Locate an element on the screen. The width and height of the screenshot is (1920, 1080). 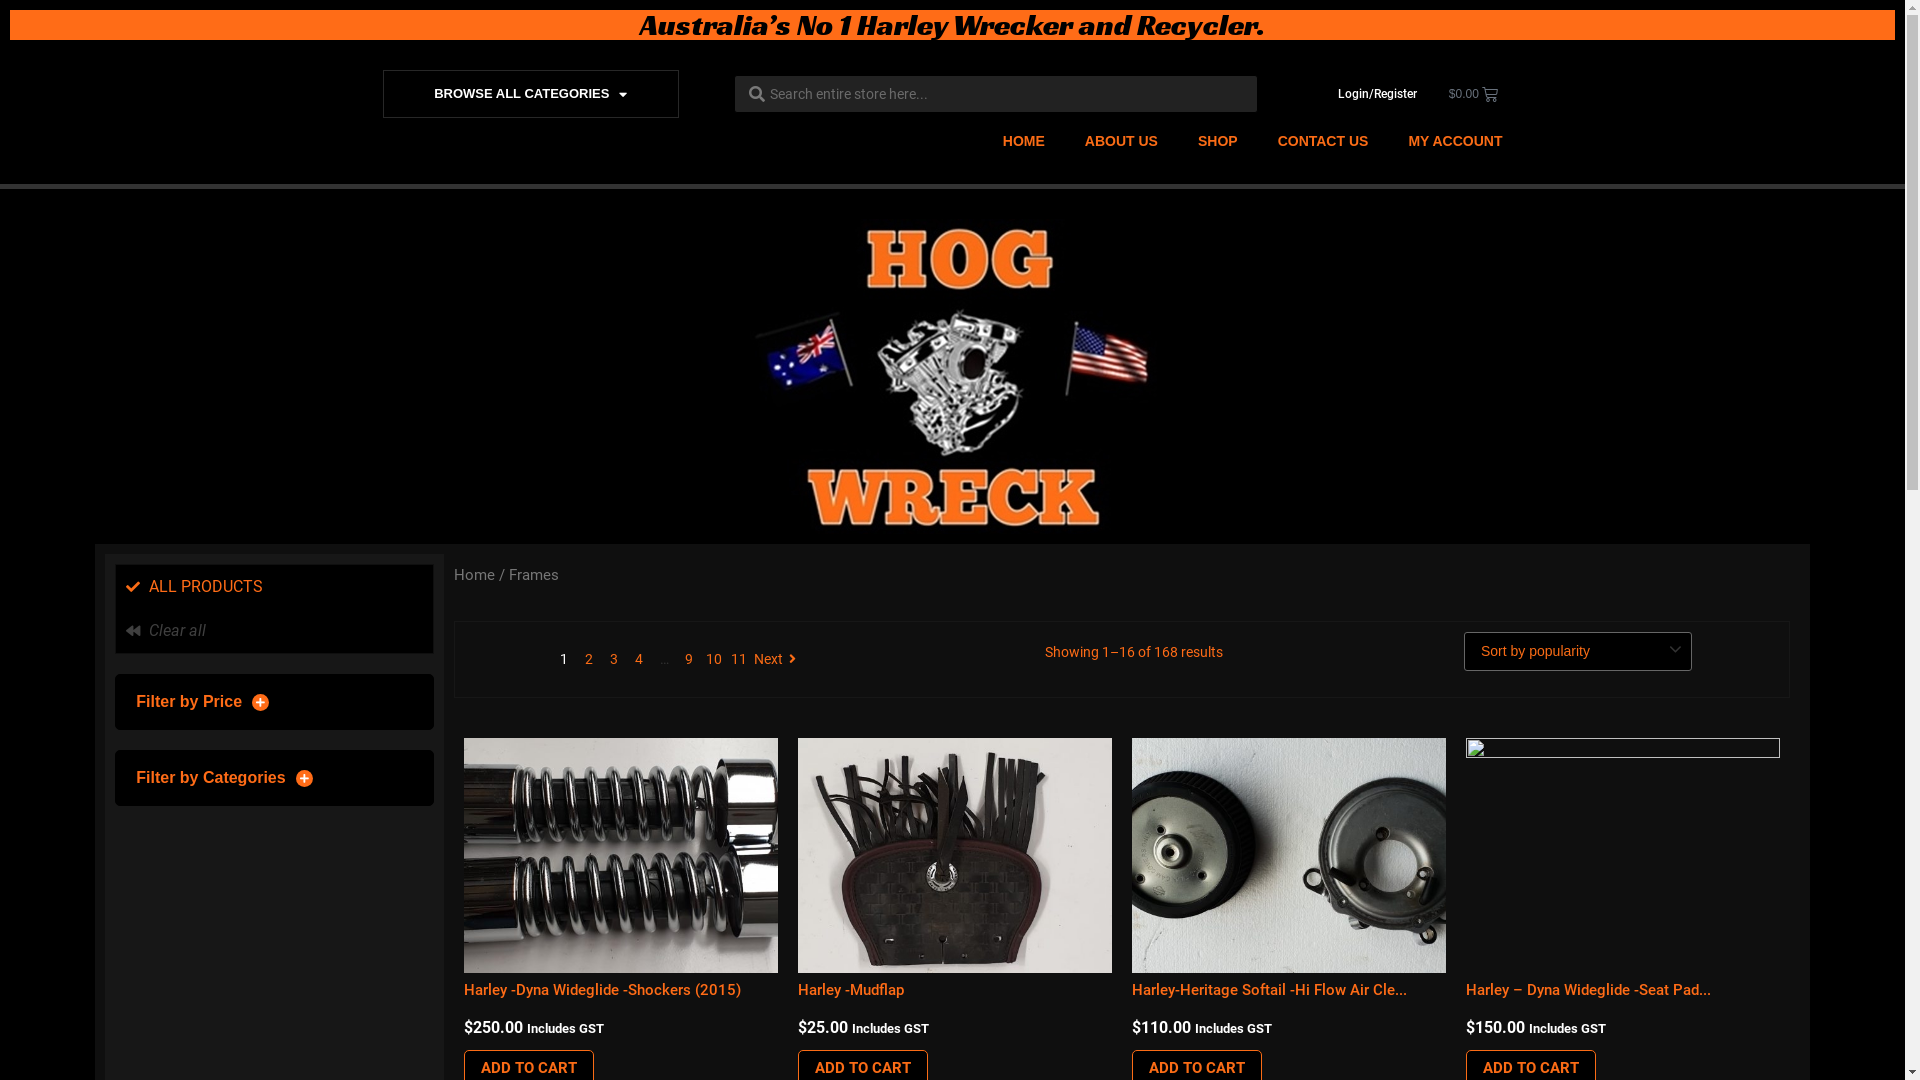
'Home' is located at coordinates (453, 574).